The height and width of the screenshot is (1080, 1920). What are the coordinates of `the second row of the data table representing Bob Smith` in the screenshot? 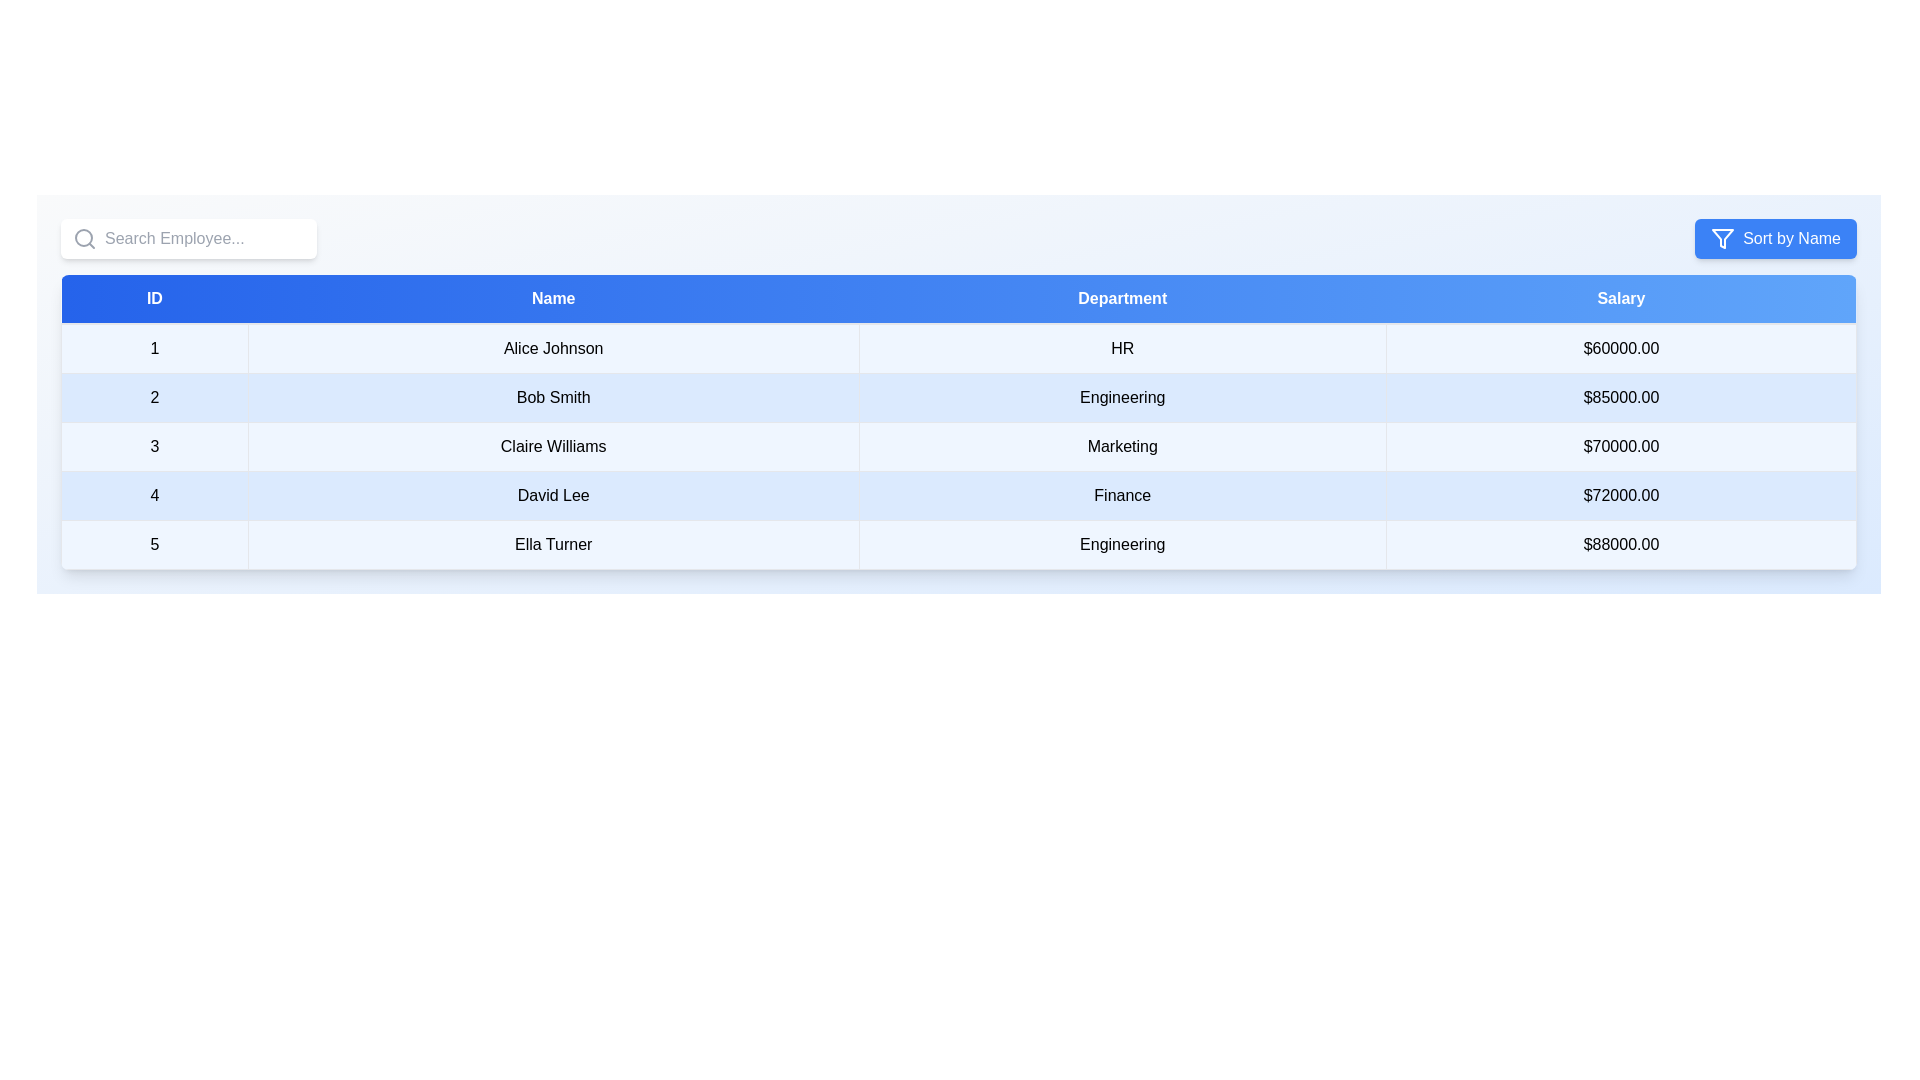 It's located at (958, 397).